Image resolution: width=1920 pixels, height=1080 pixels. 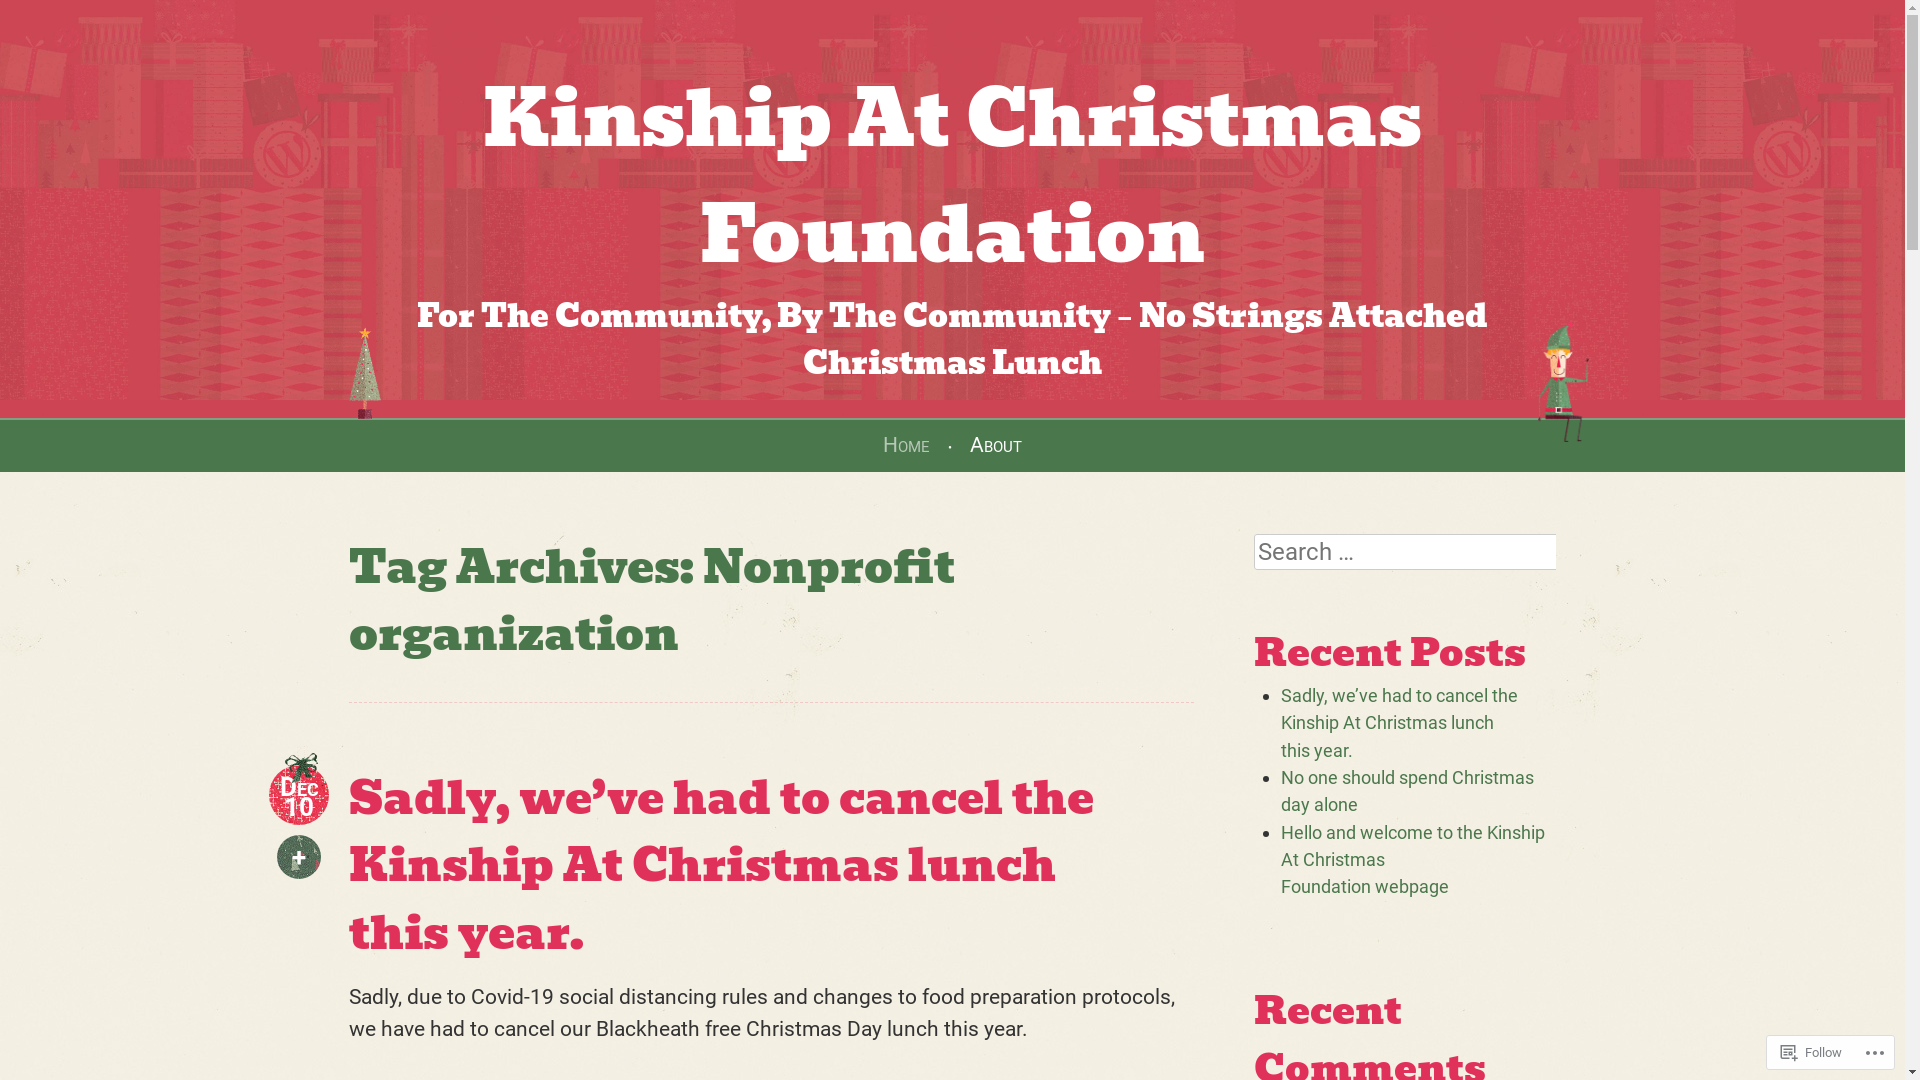 I want to click on 'No one should spend Christmas day alone', so click(x=1406, y=789).